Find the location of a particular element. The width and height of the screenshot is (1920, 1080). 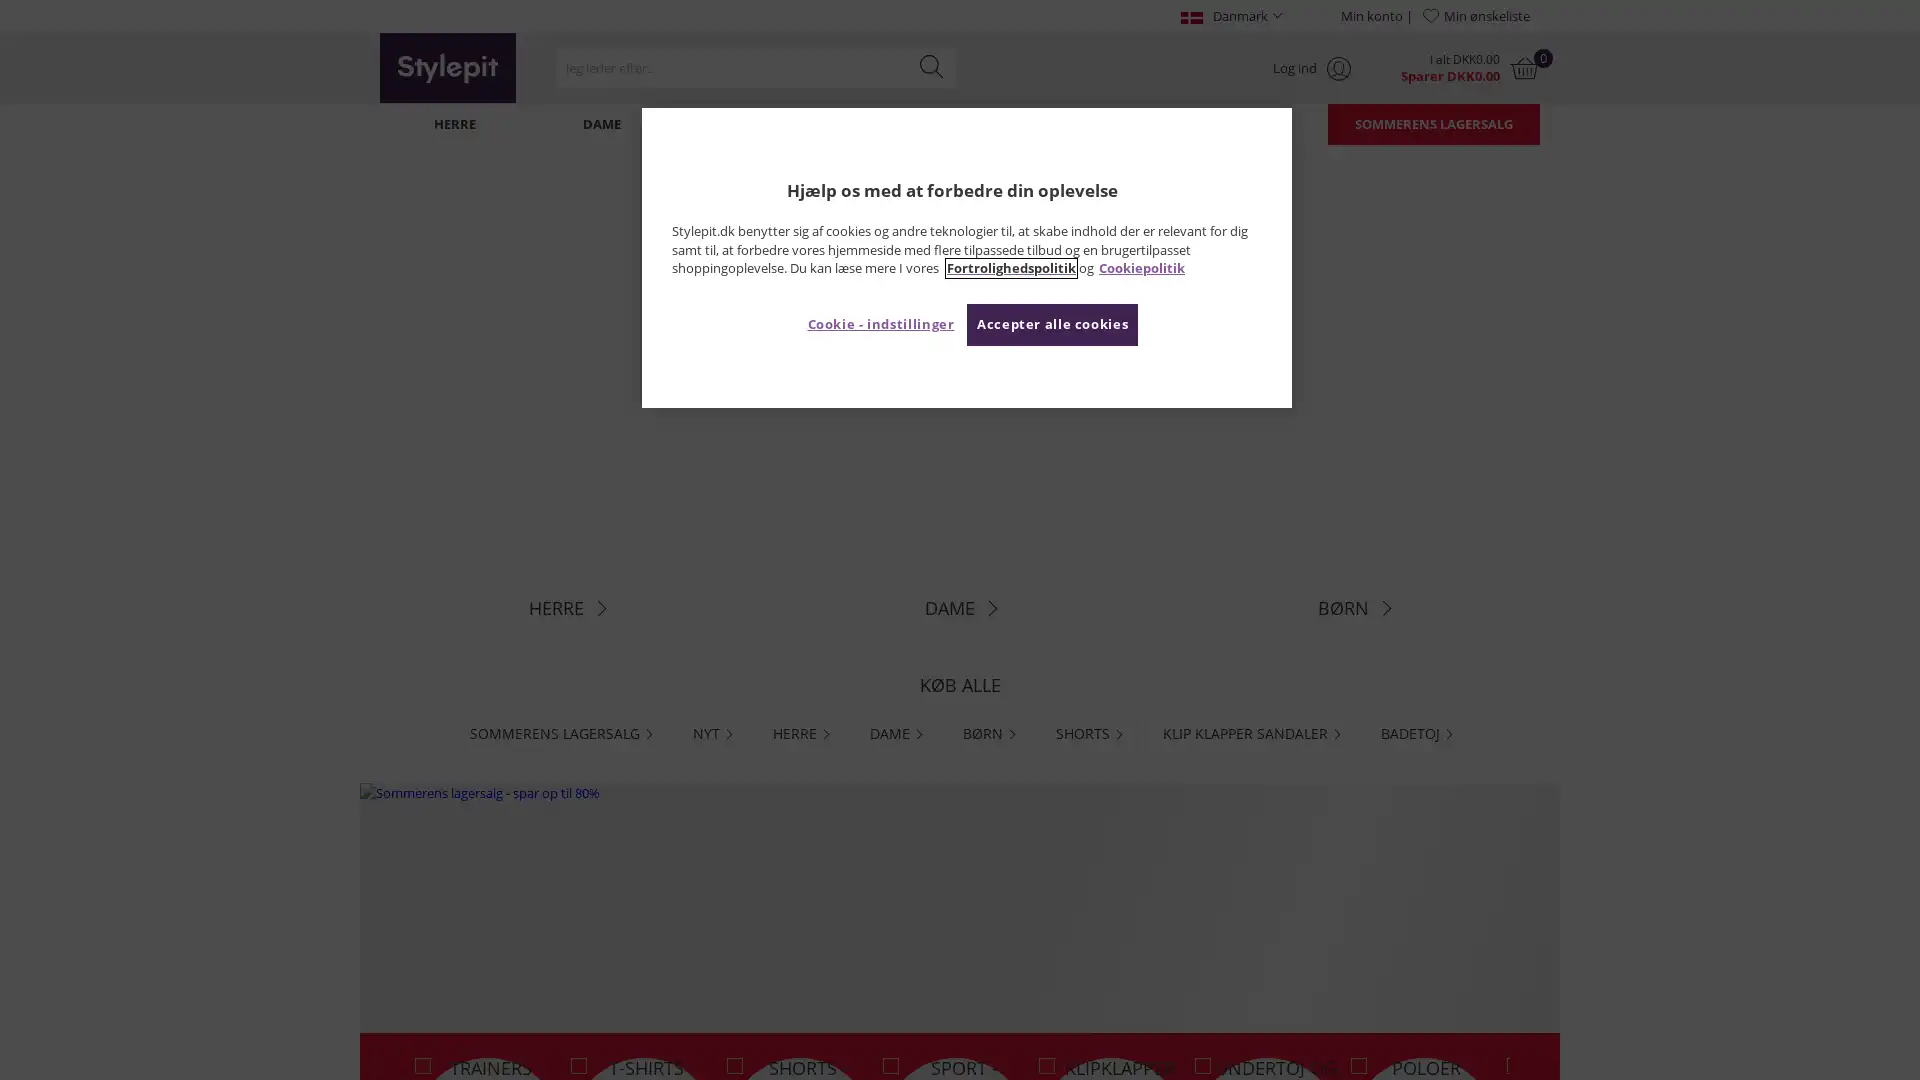

Accepter alle cookies is located at coordinates (1051, 323).